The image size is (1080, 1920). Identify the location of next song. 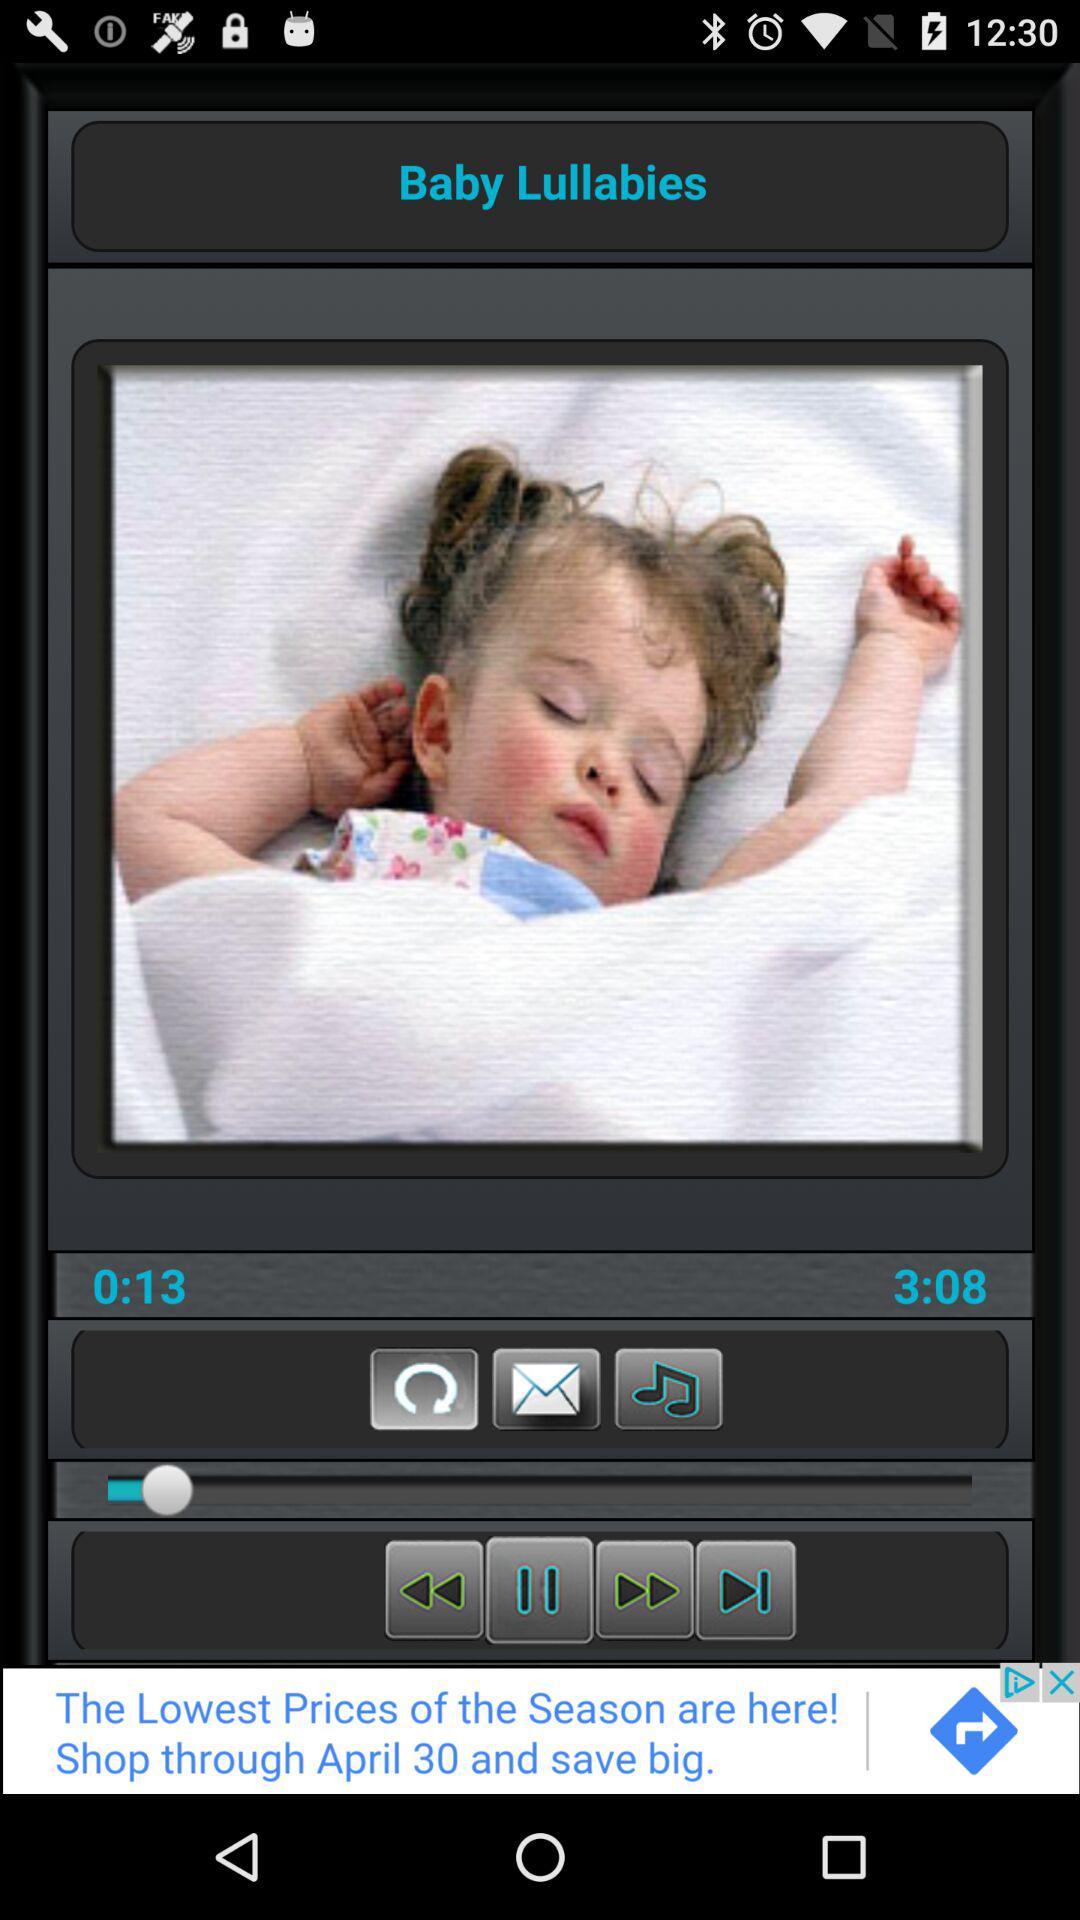
(644, 1589).